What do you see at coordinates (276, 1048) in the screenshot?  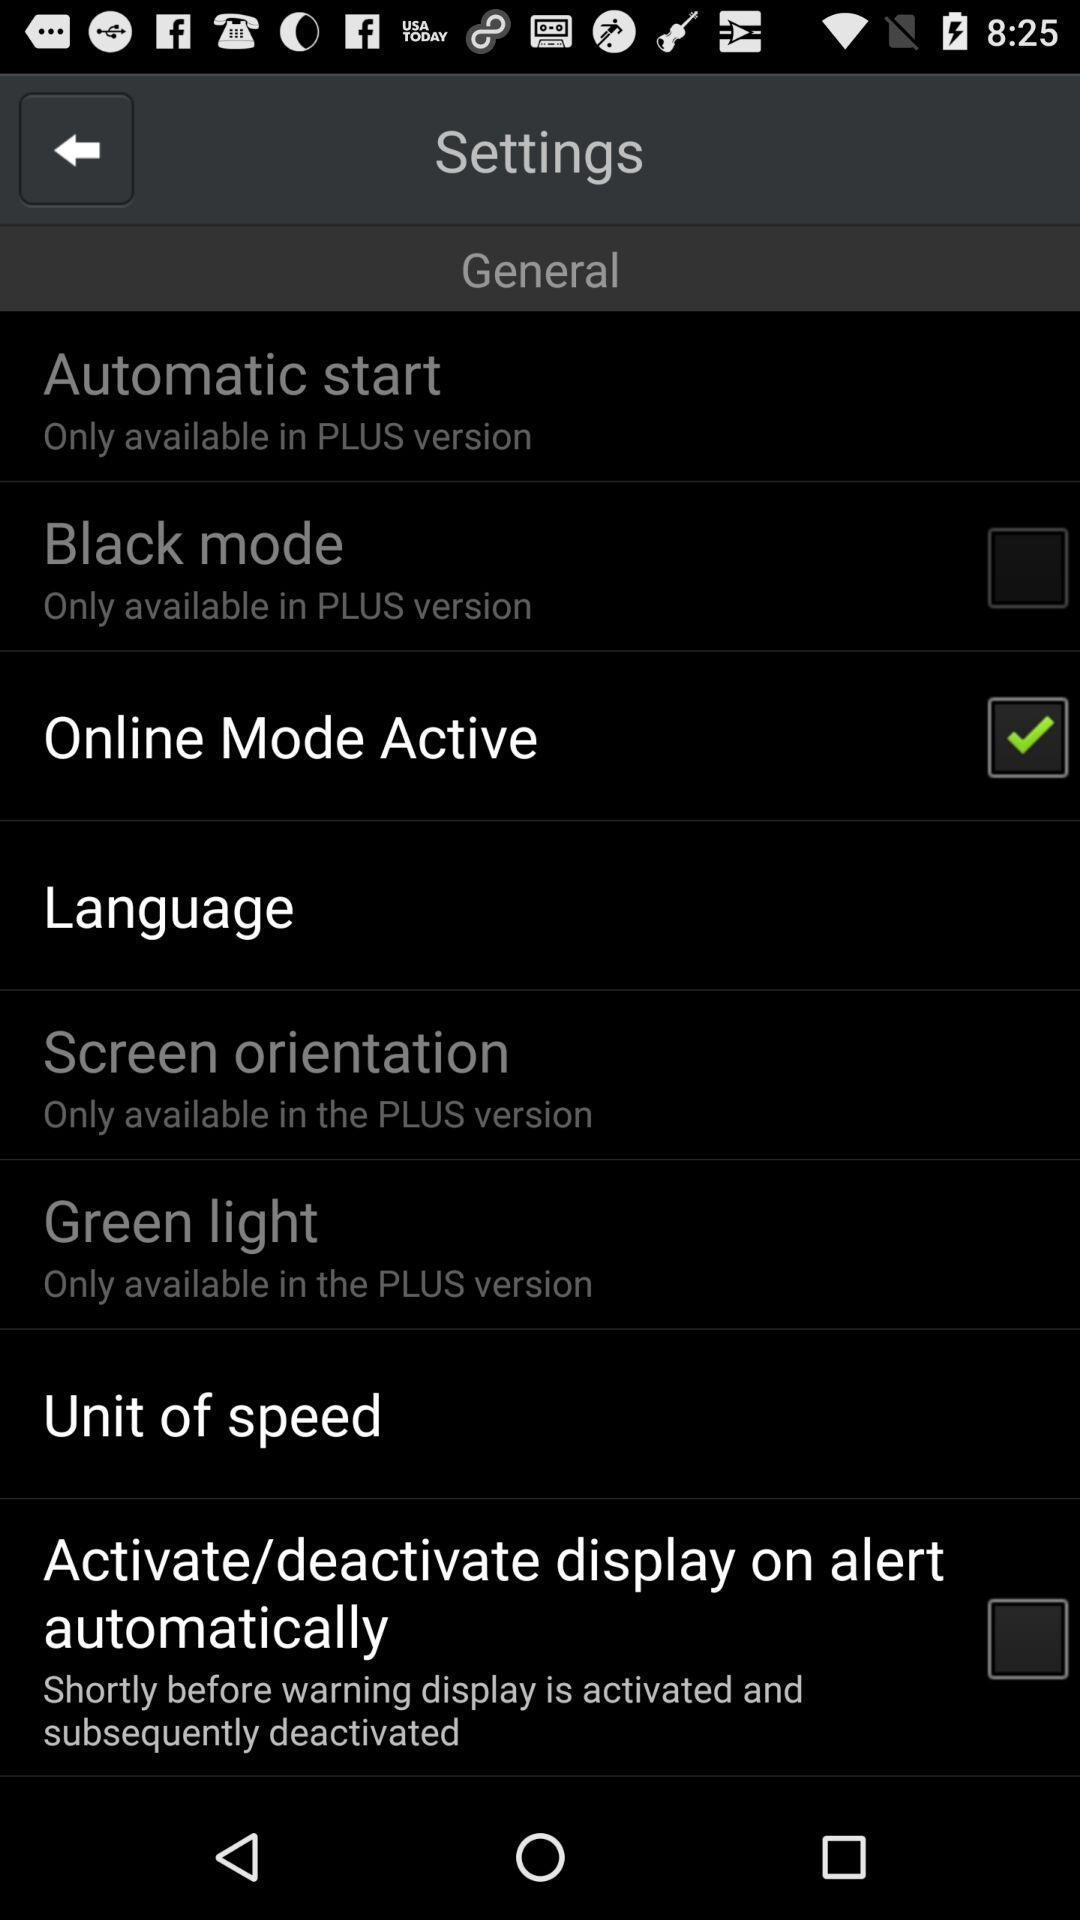 I see `the app above the only available in app` at bounding box center [276, 1048].